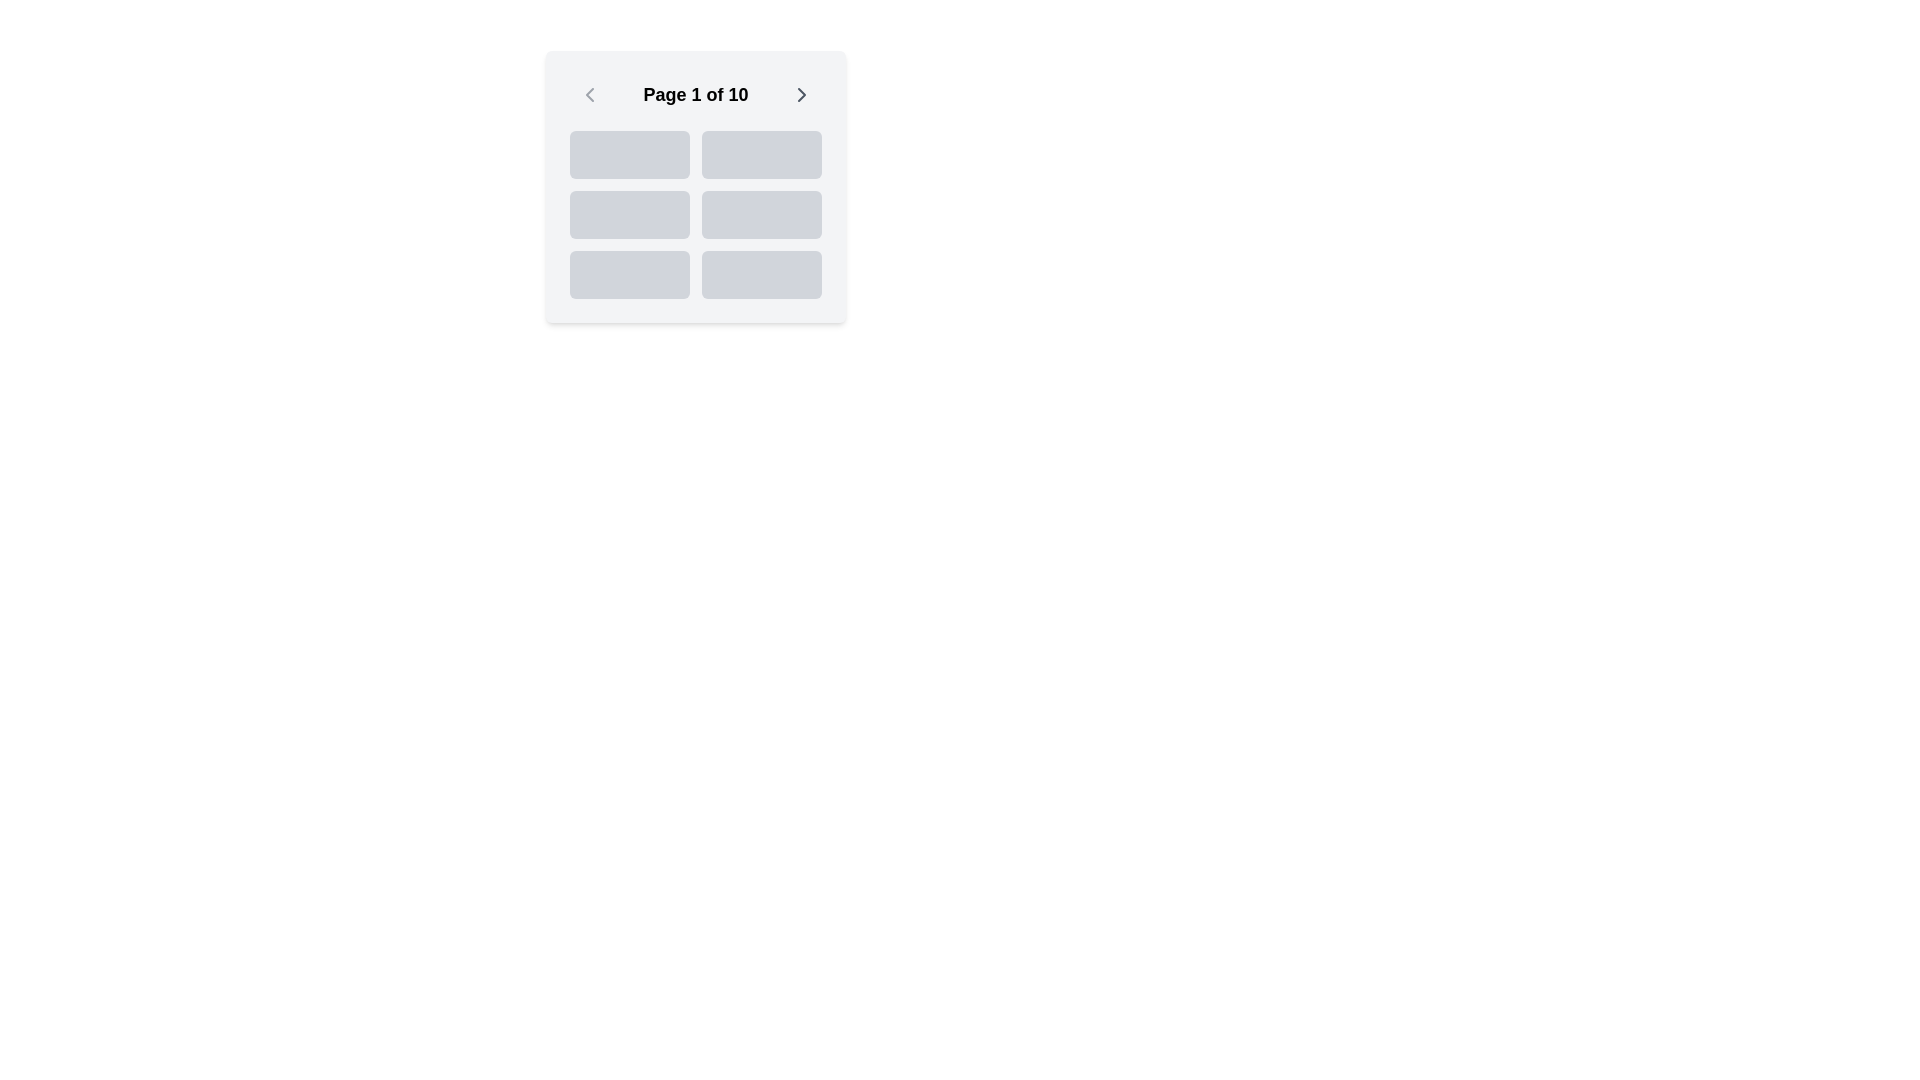  I want to click on the Chevron icon (left arrow) located at the top-left corner of the interface, so click(589, 95).